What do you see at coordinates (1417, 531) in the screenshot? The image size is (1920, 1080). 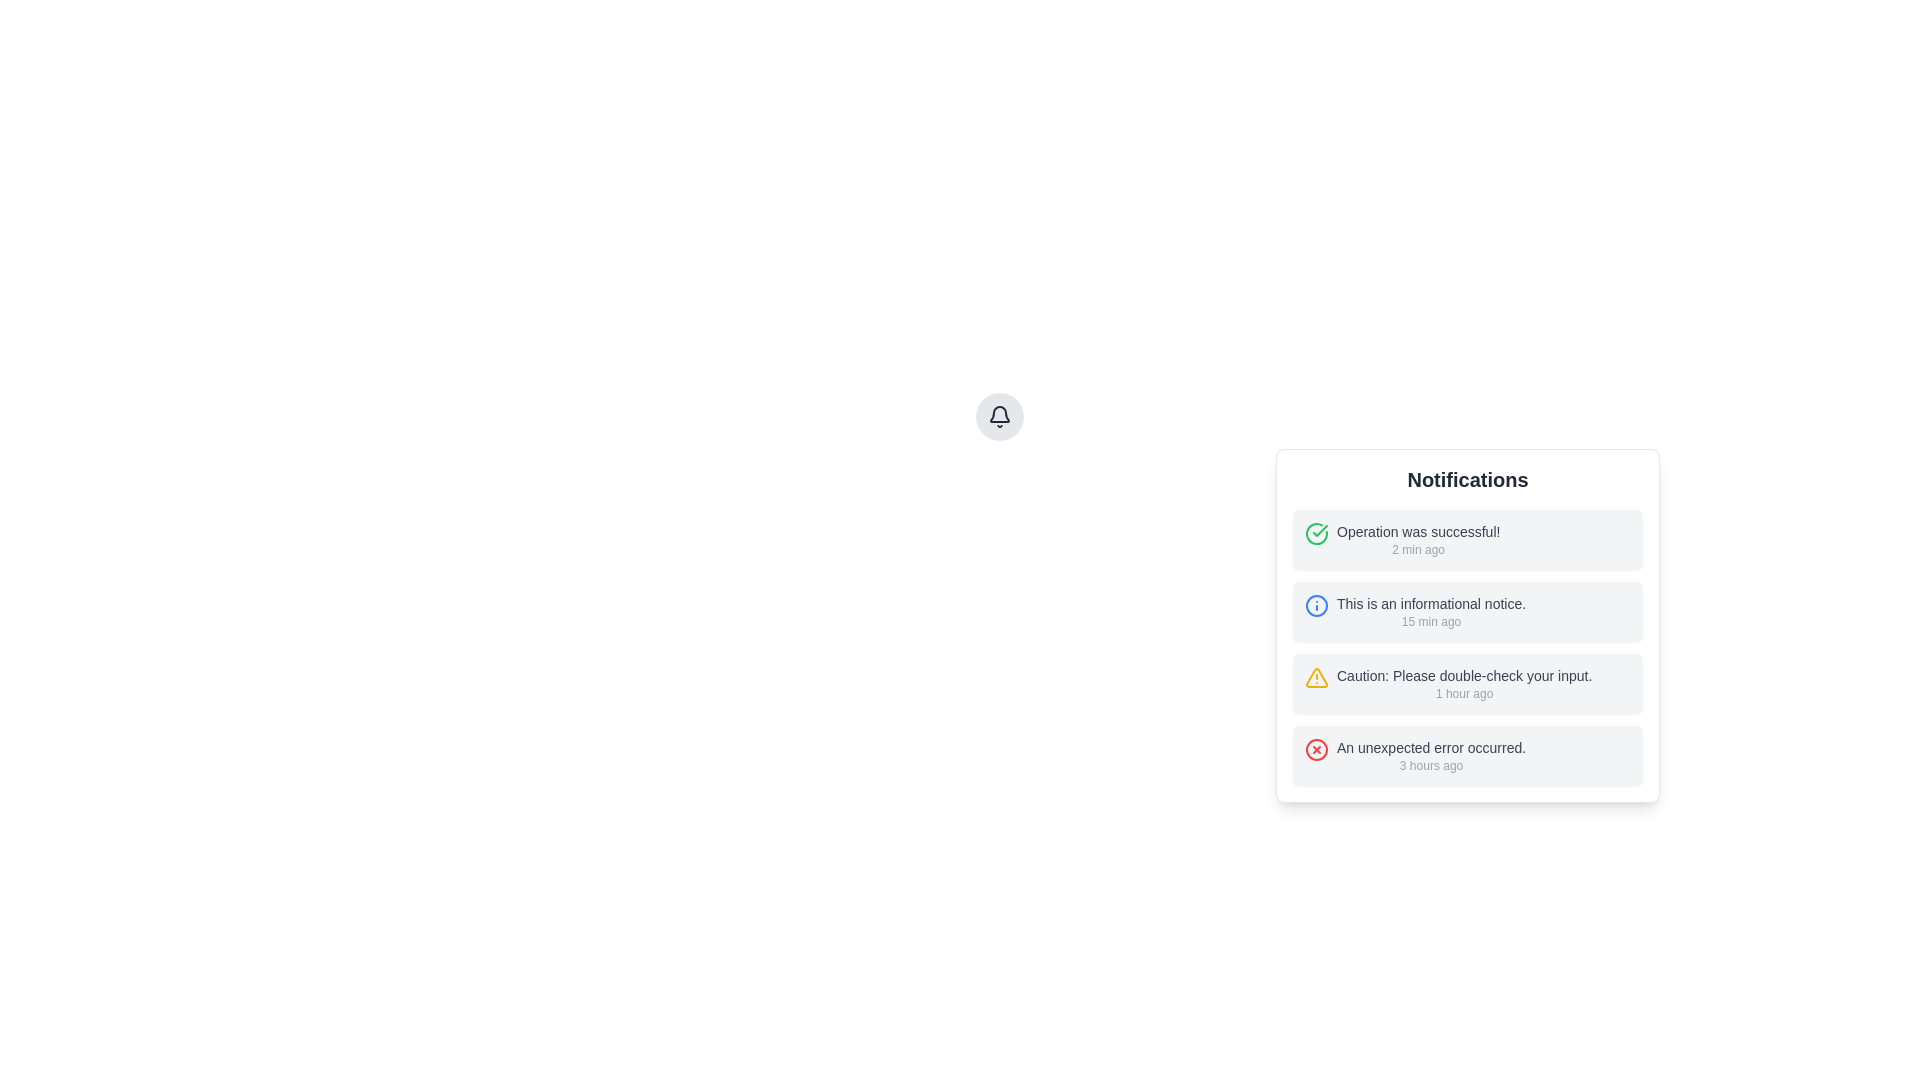 I see `the text label displaying 'Operation was successful!' in the Notifications section, which is the topmost text in the first notification` at bounding box center [1417, 531].